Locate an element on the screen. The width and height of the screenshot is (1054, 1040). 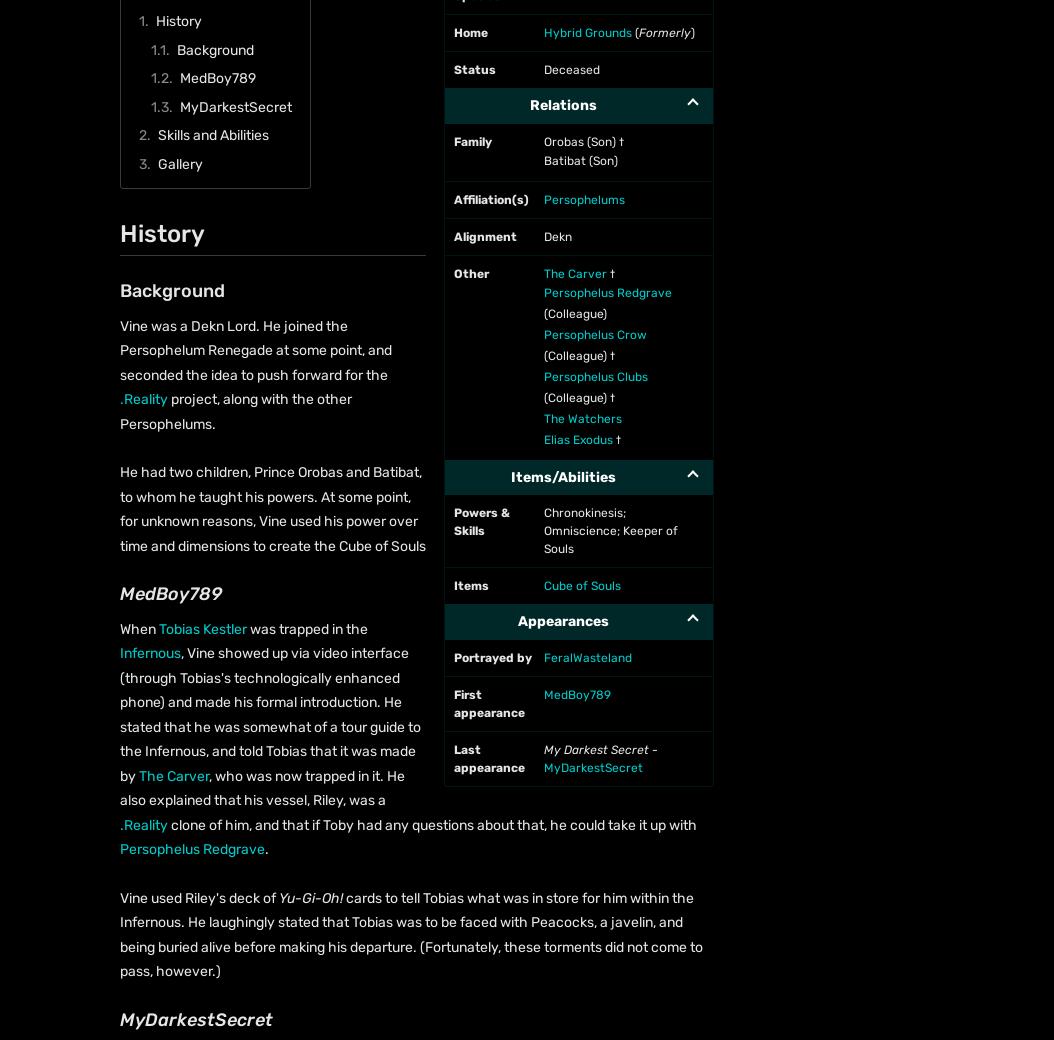
'Follow Us' is located at coordinates (118, 117).